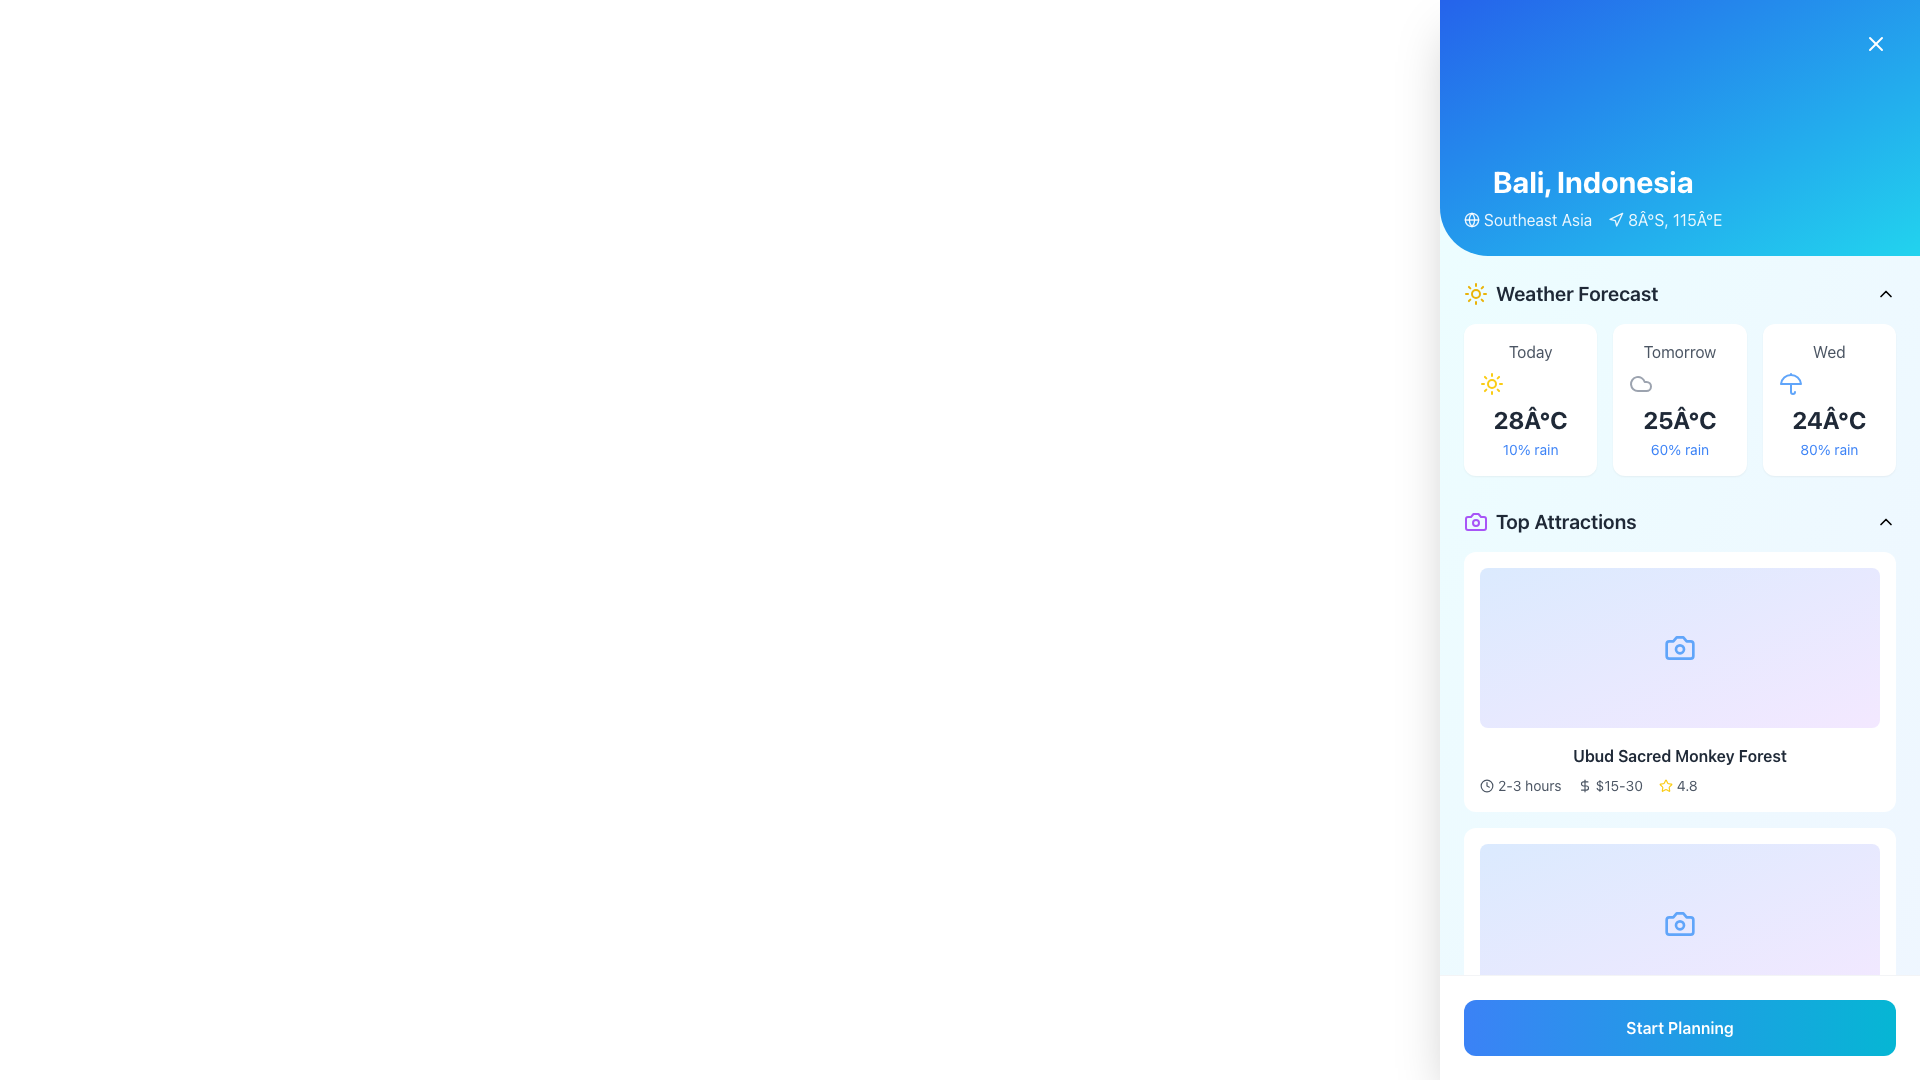 The width and height of the screenshot is (1920, 1080). What do you see at coordinates (1528, 785) in the screenshot?
I see `the text displaying the estimated duration for a visit to the Ubud Sacred Monkey Forest attraction, located beneath the card titled 'Ubud Sacred Monkey Forest' in the 'Top Attractions' section` at bounding box center [1528, 785].